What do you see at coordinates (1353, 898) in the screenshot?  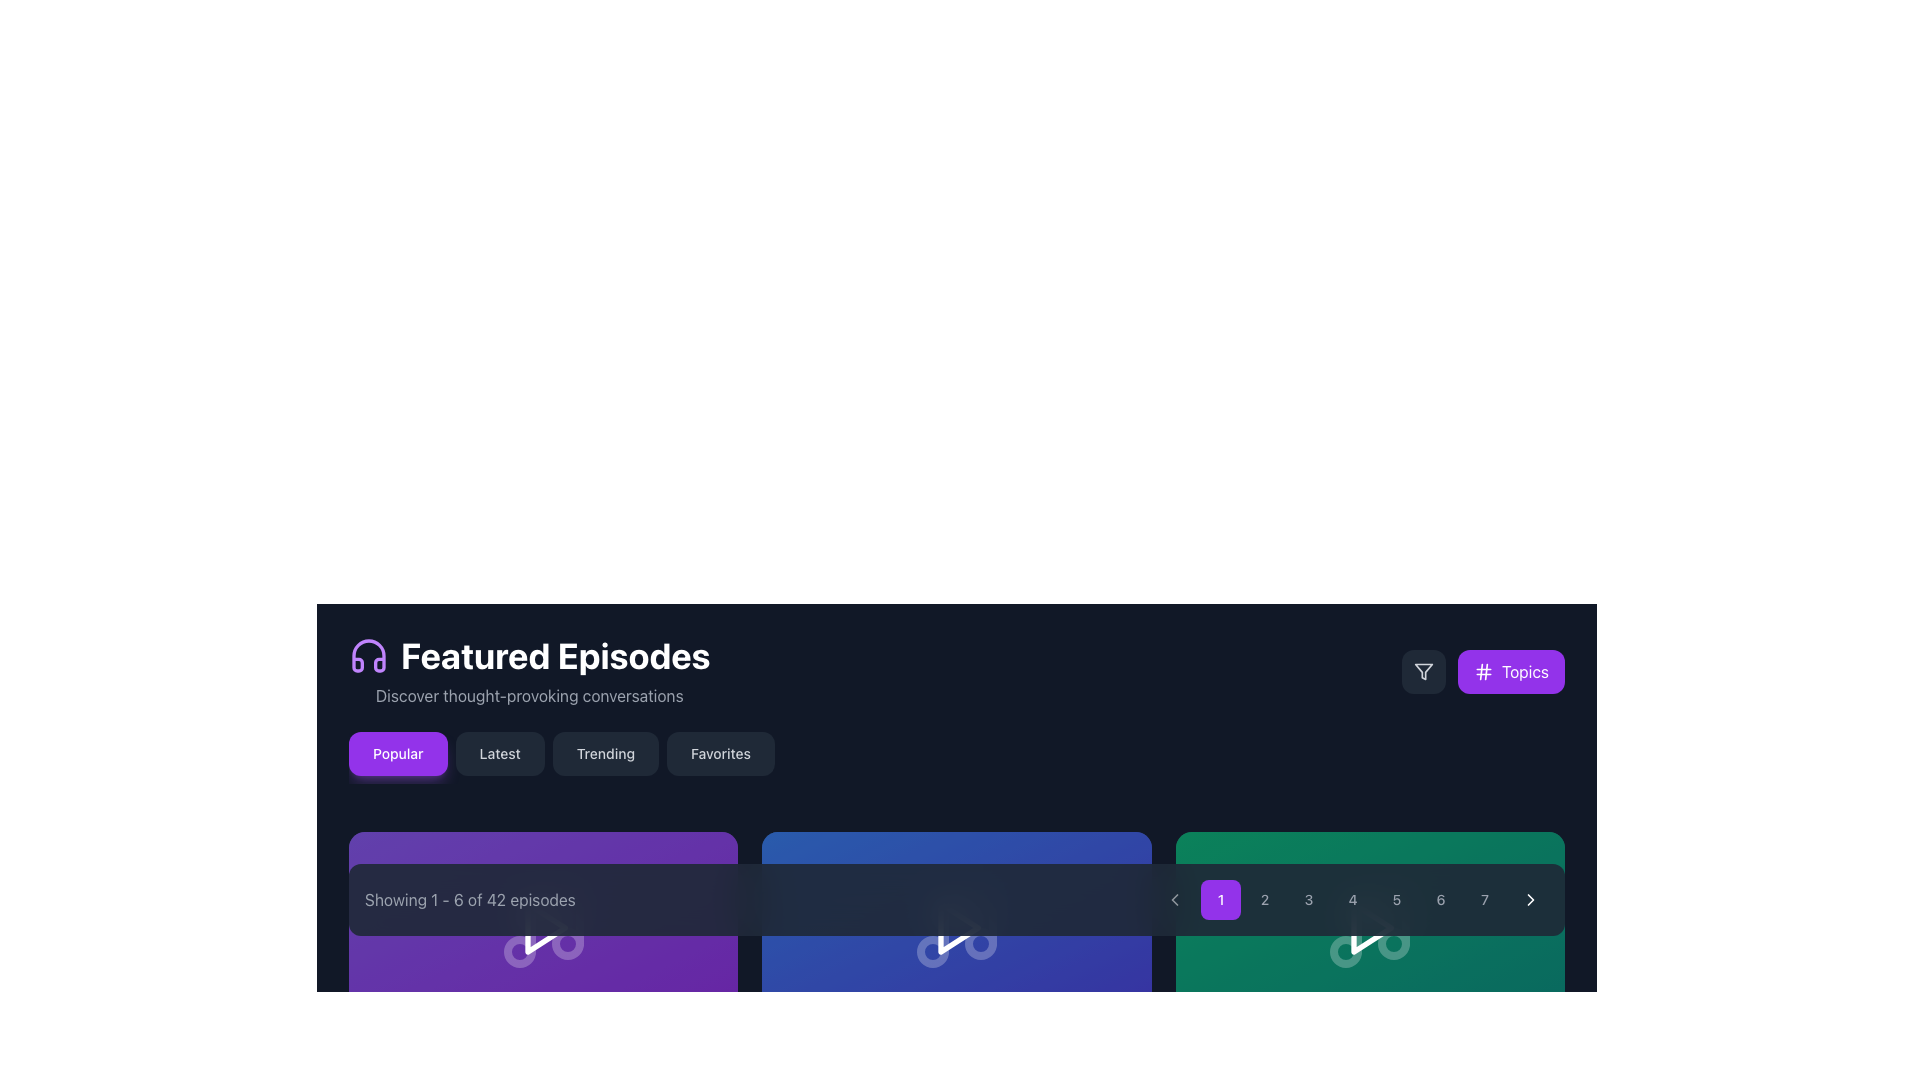 I see `the circular button labeled '4' to observe the hover effect, which changes the background to a darker shade` at bounding box center [1353, 898].